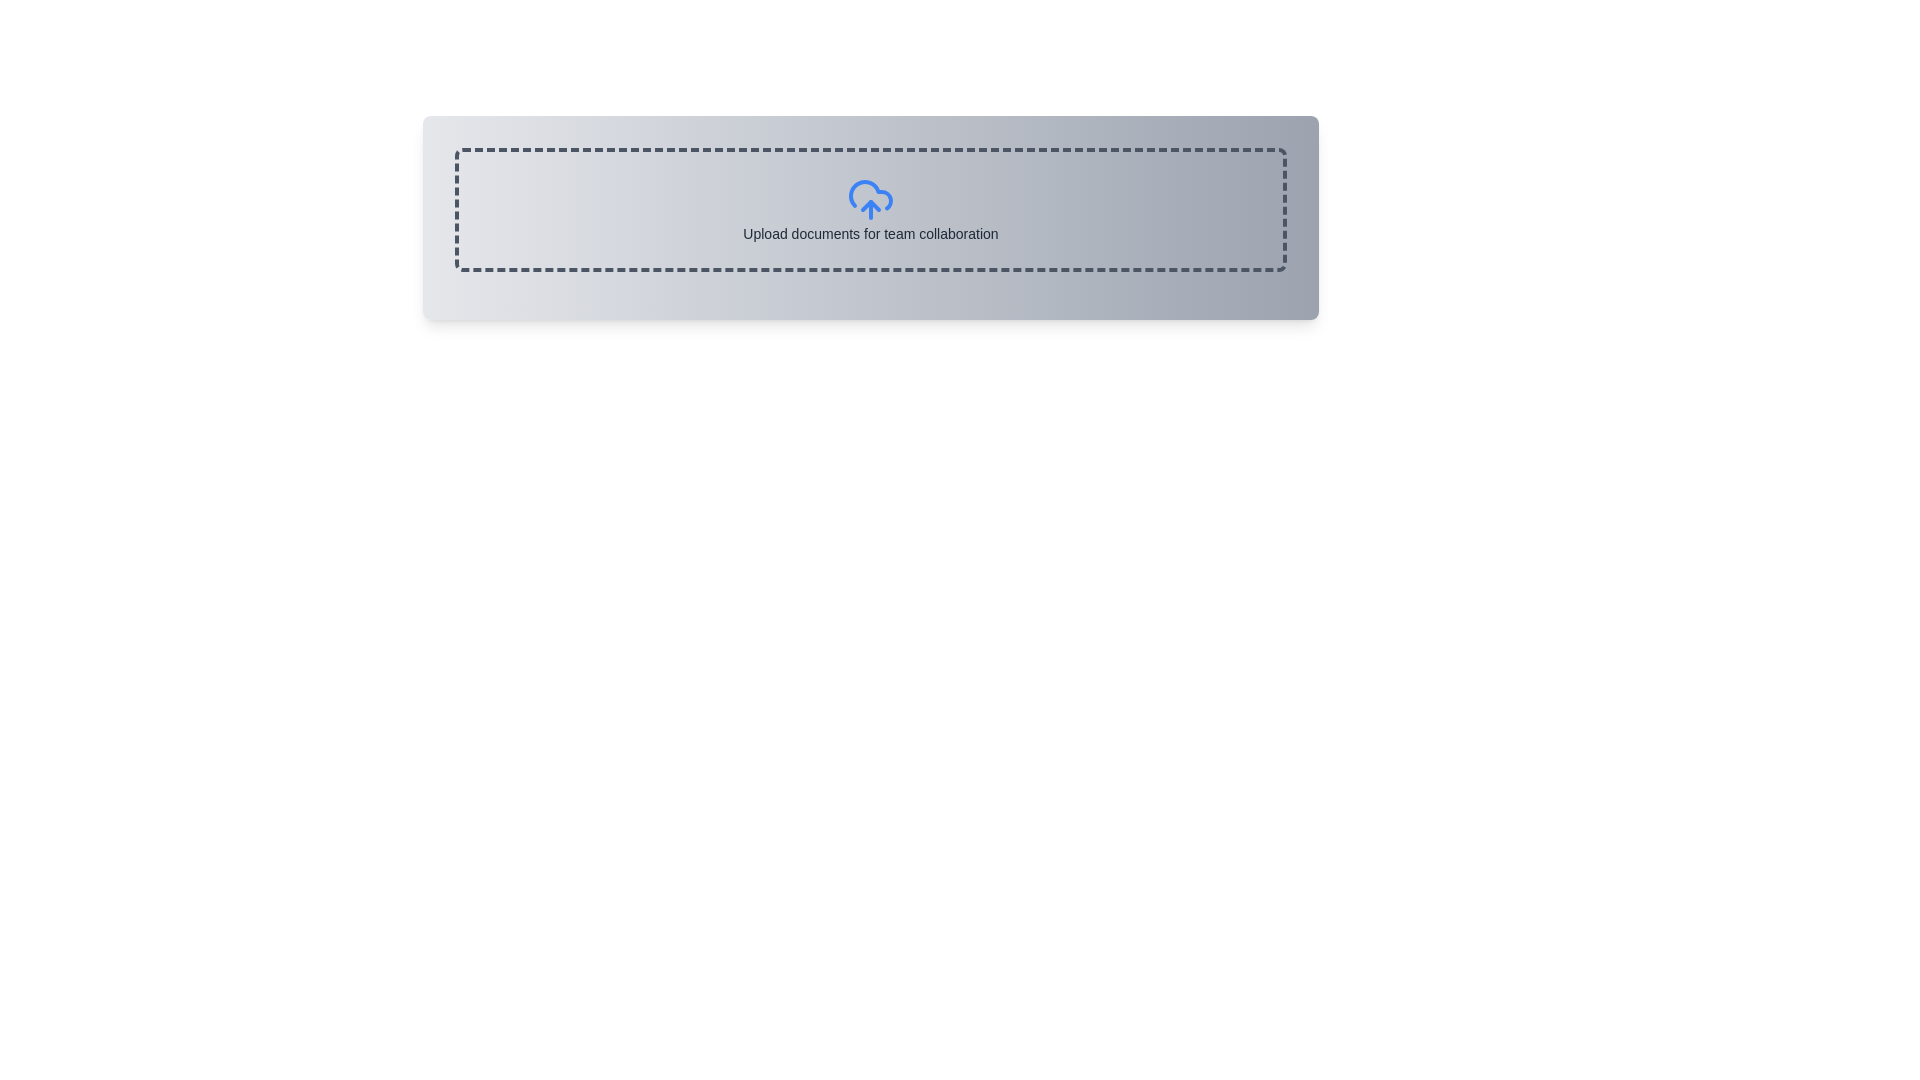 The height and width of the screenshot is (1080, 1920). What do you see at coordinates (870, 209) in the screenshot?
I see `the cloud icon in the call-to-action element that prompts 'Upload documents for team collaboration' to initiate the document upload process` at bounding box center [870, 209].